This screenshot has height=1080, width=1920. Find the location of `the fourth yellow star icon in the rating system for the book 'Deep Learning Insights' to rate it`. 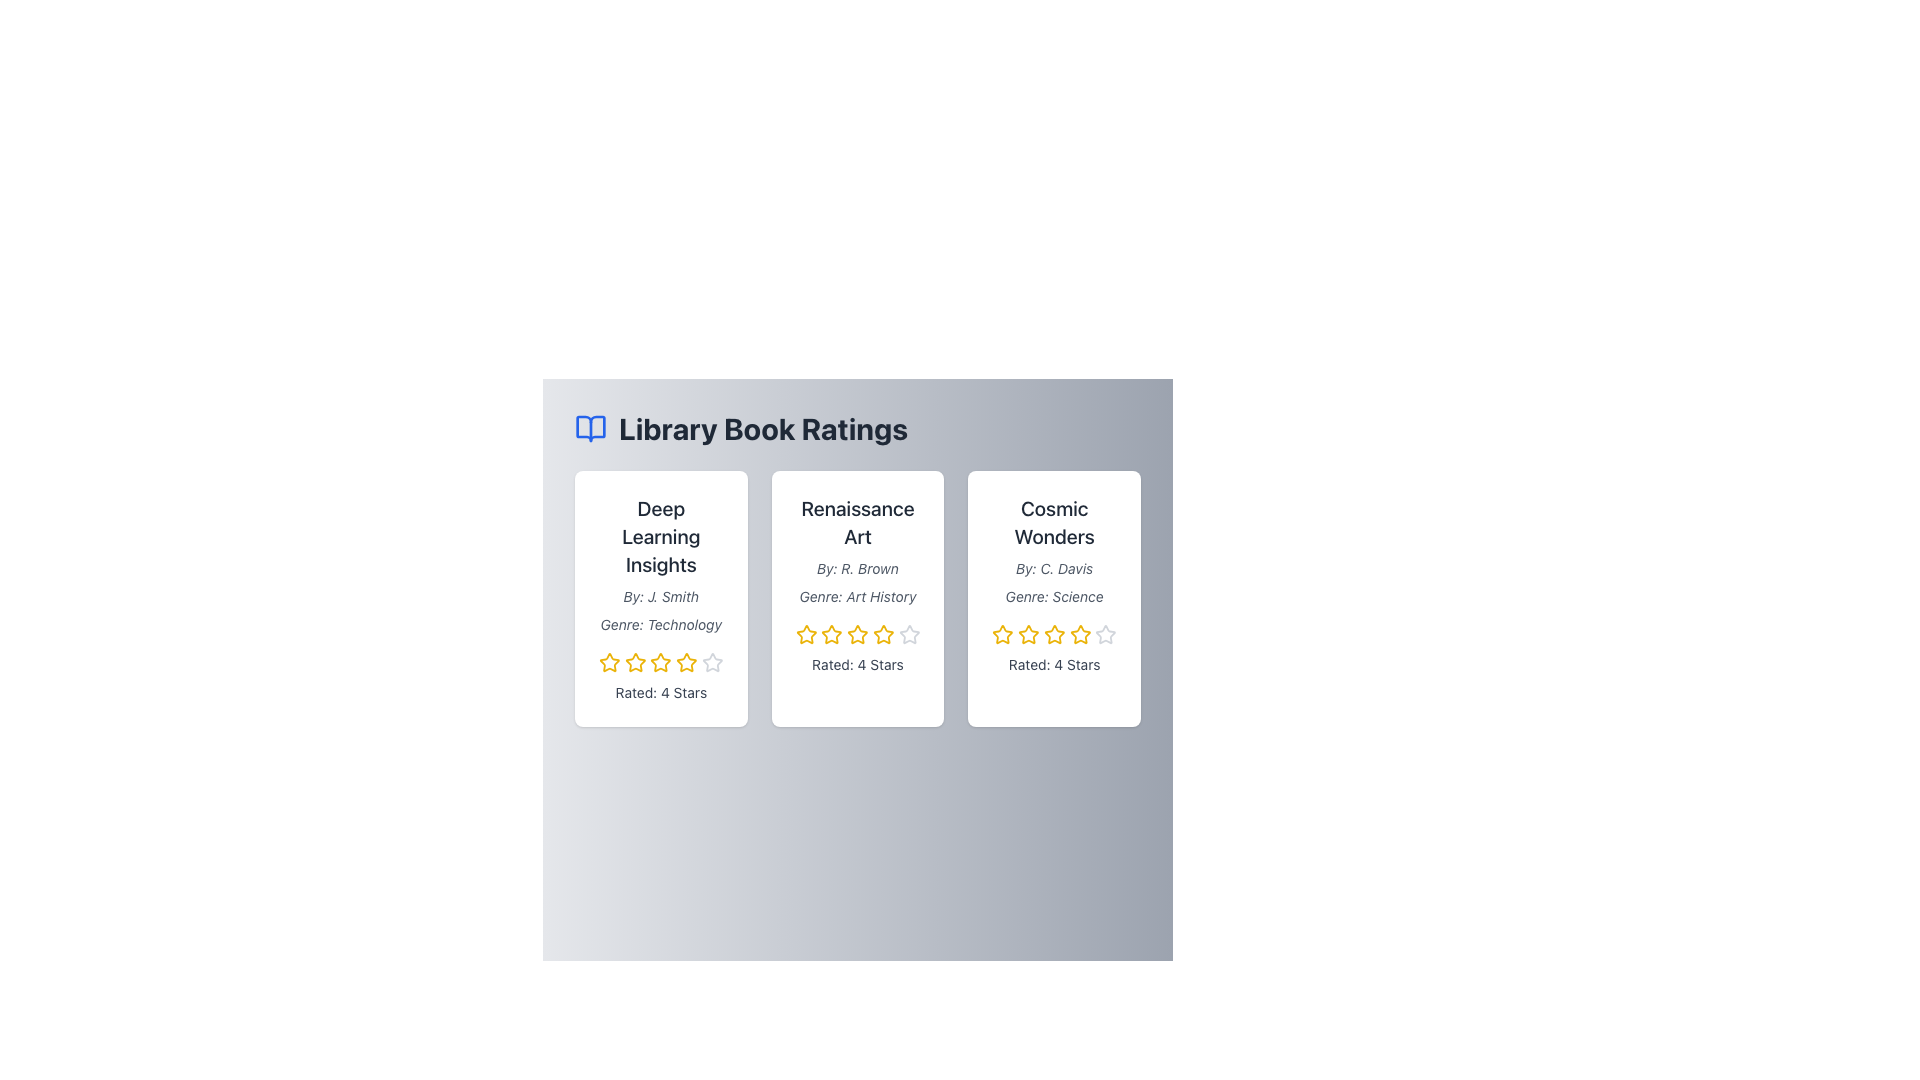

the fourth yellow star icon in the rating system for the book 'Deep Learning Insights' to rate it is located at coordinates (686, 663).